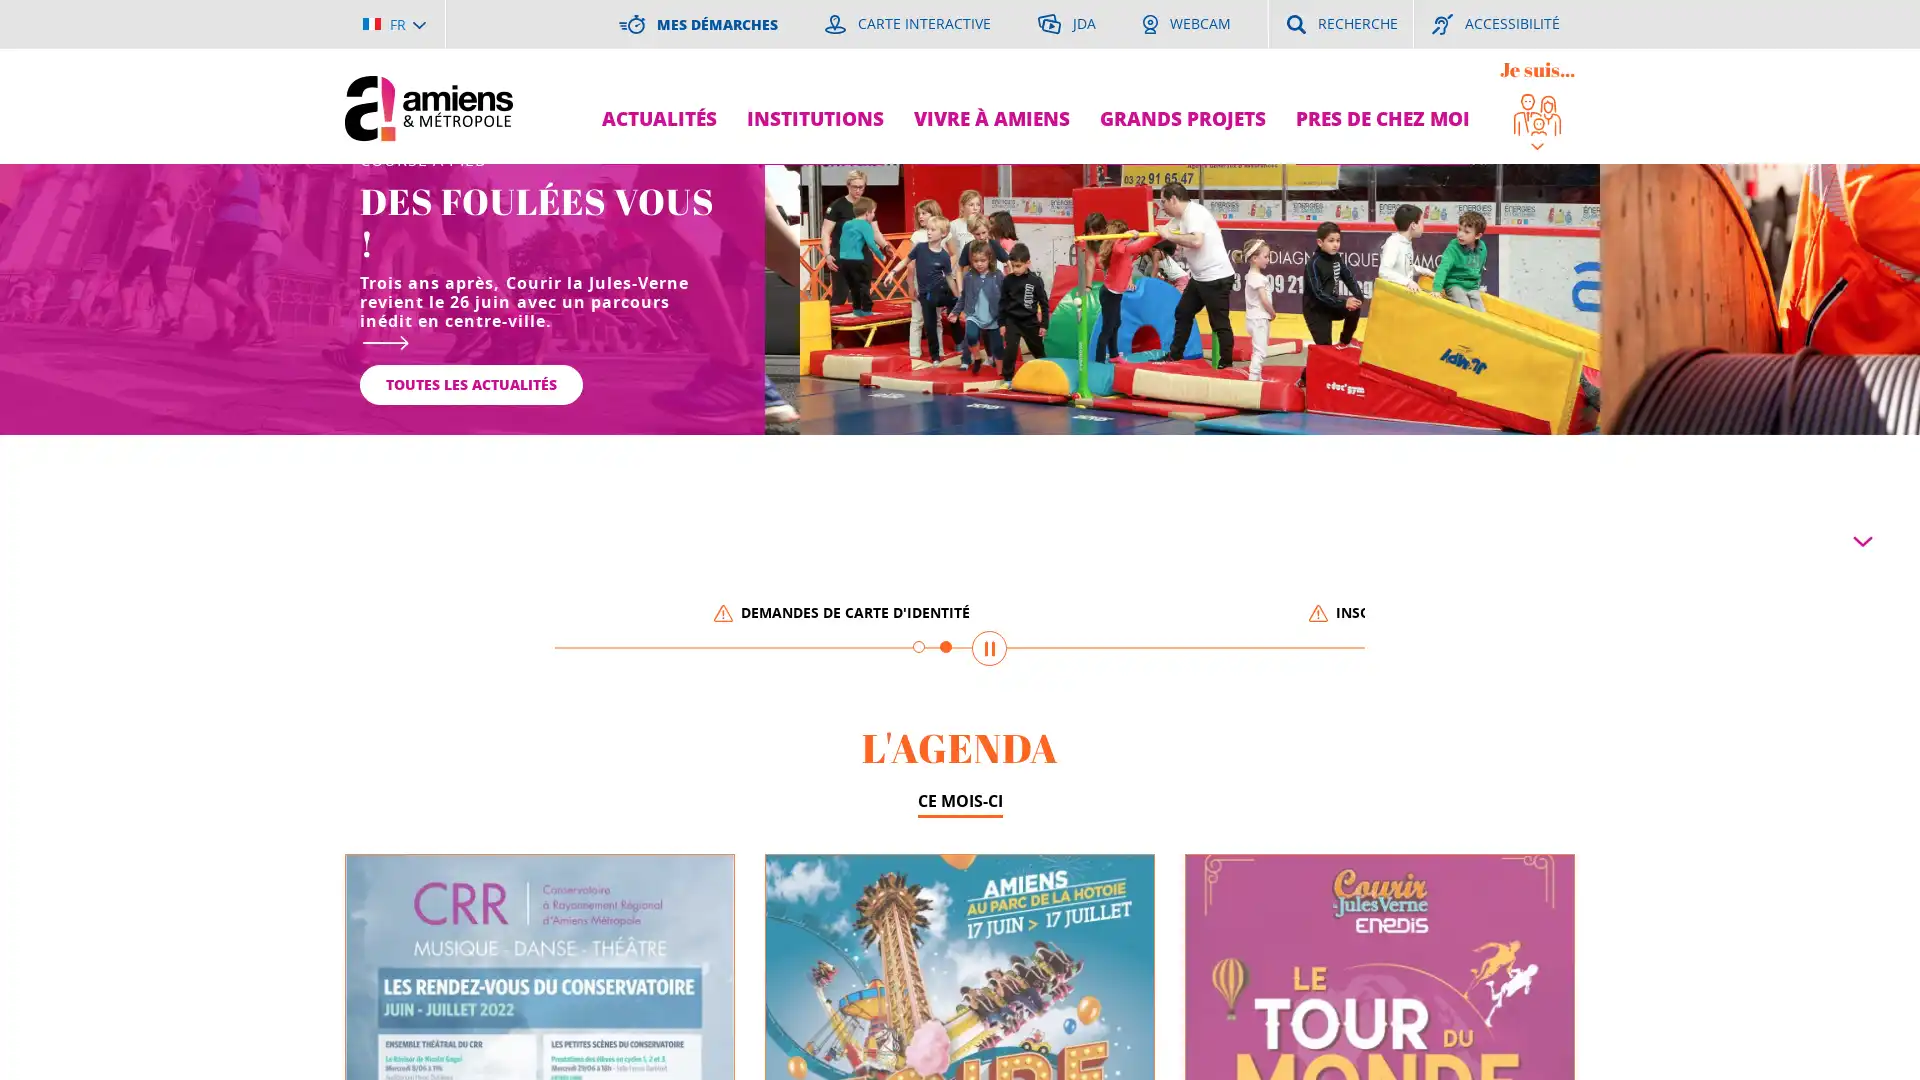  I want to click on RECHERCHE, so click(1340, 23).